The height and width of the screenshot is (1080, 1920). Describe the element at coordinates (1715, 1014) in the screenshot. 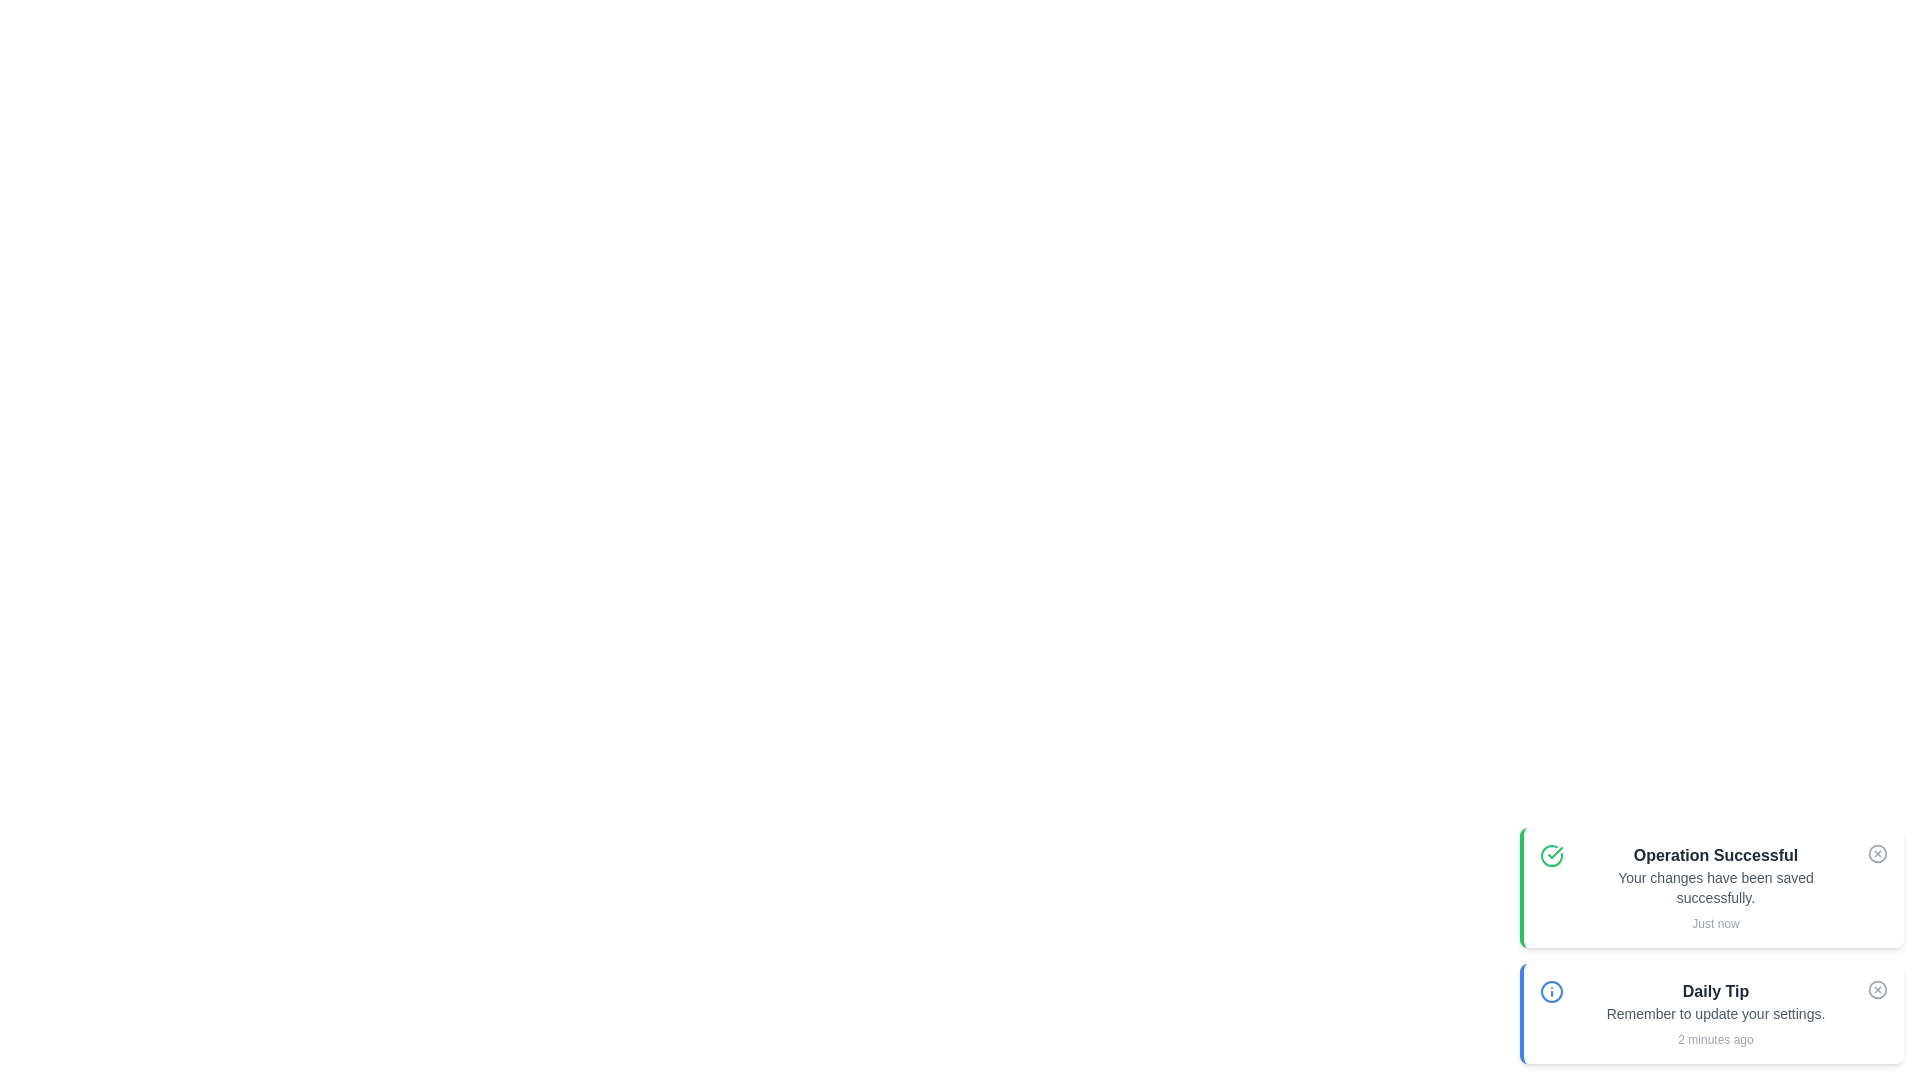

I see `the Text Label that states 'Remember to update your settings.', positioned below the 'Daily Tip' title and above the timestamp '2 minutes ago'` at that location.